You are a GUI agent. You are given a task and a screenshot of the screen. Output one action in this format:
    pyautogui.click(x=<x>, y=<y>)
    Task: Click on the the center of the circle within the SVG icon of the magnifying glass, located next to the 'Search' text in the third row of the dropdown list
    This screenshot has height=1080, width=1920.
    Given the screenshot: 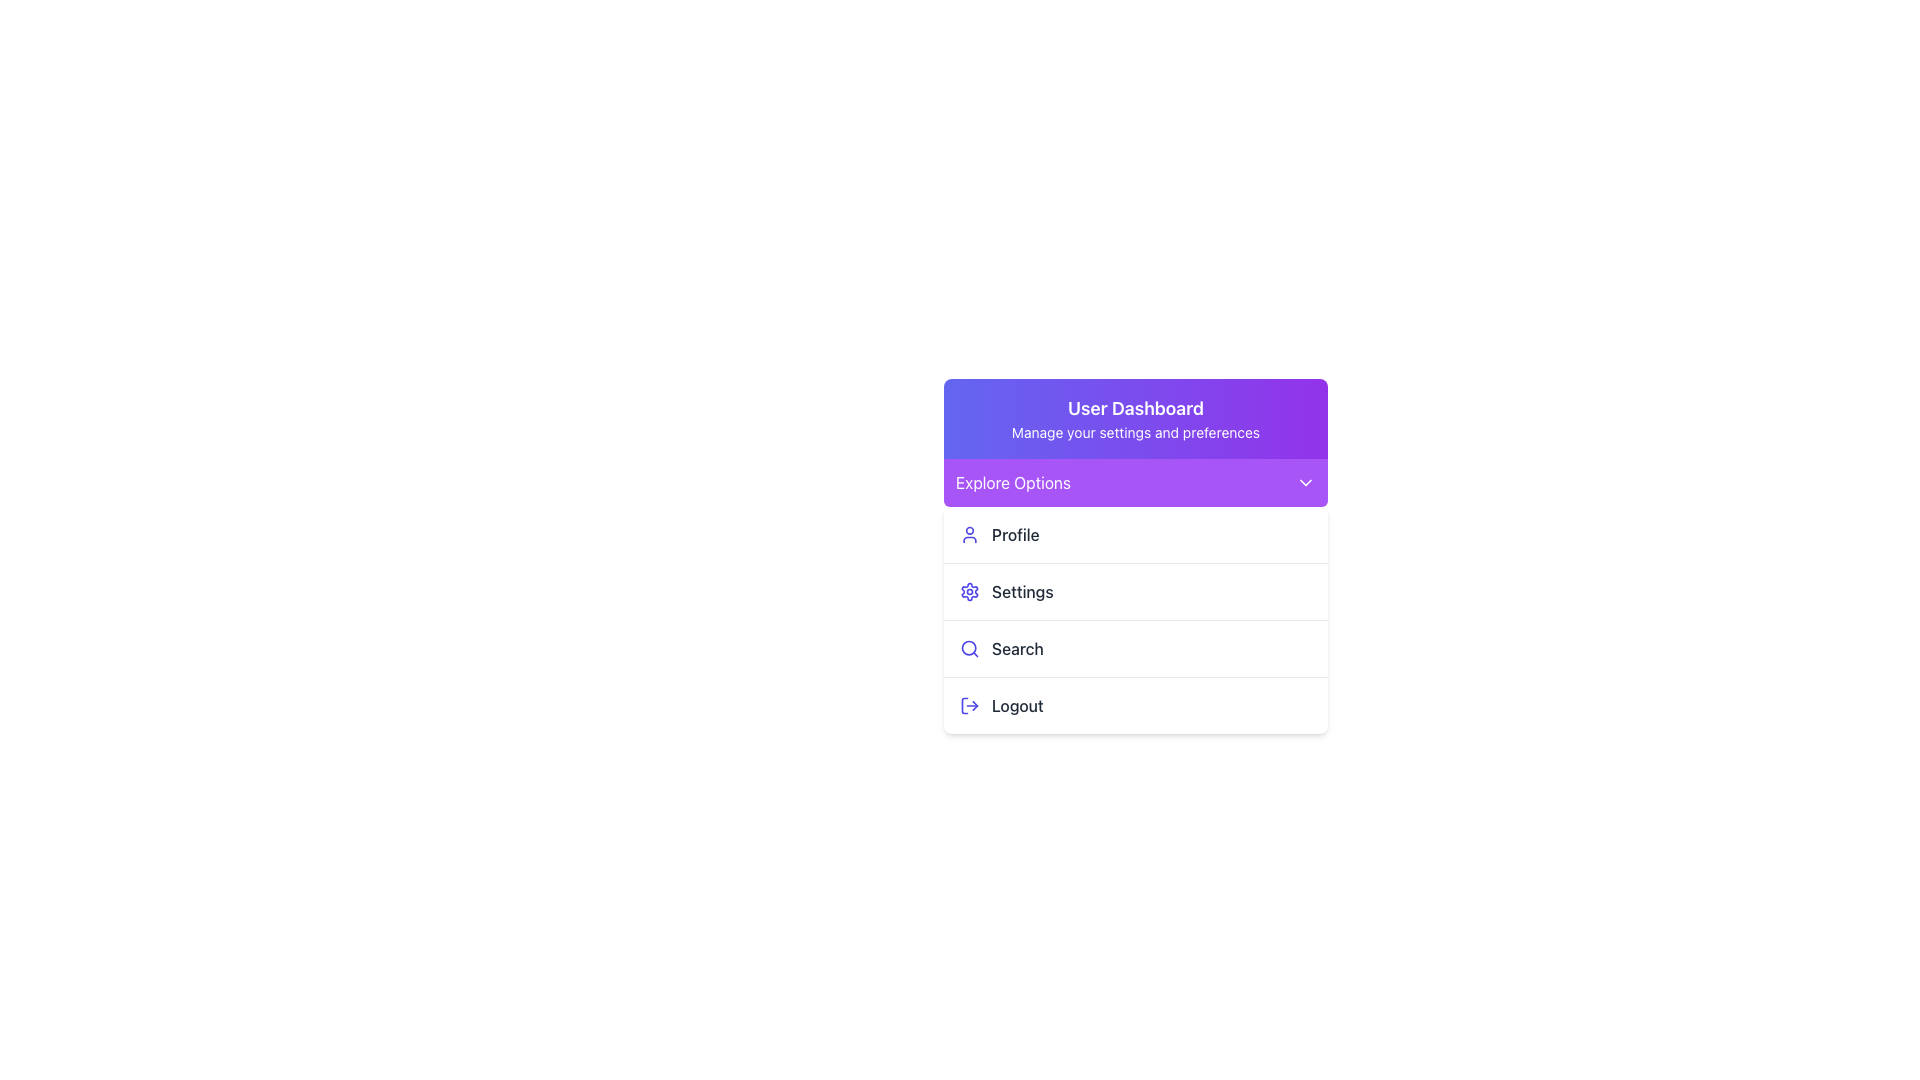 What is the action you would take?
    pyautogui.click(x=969, y=648)
    